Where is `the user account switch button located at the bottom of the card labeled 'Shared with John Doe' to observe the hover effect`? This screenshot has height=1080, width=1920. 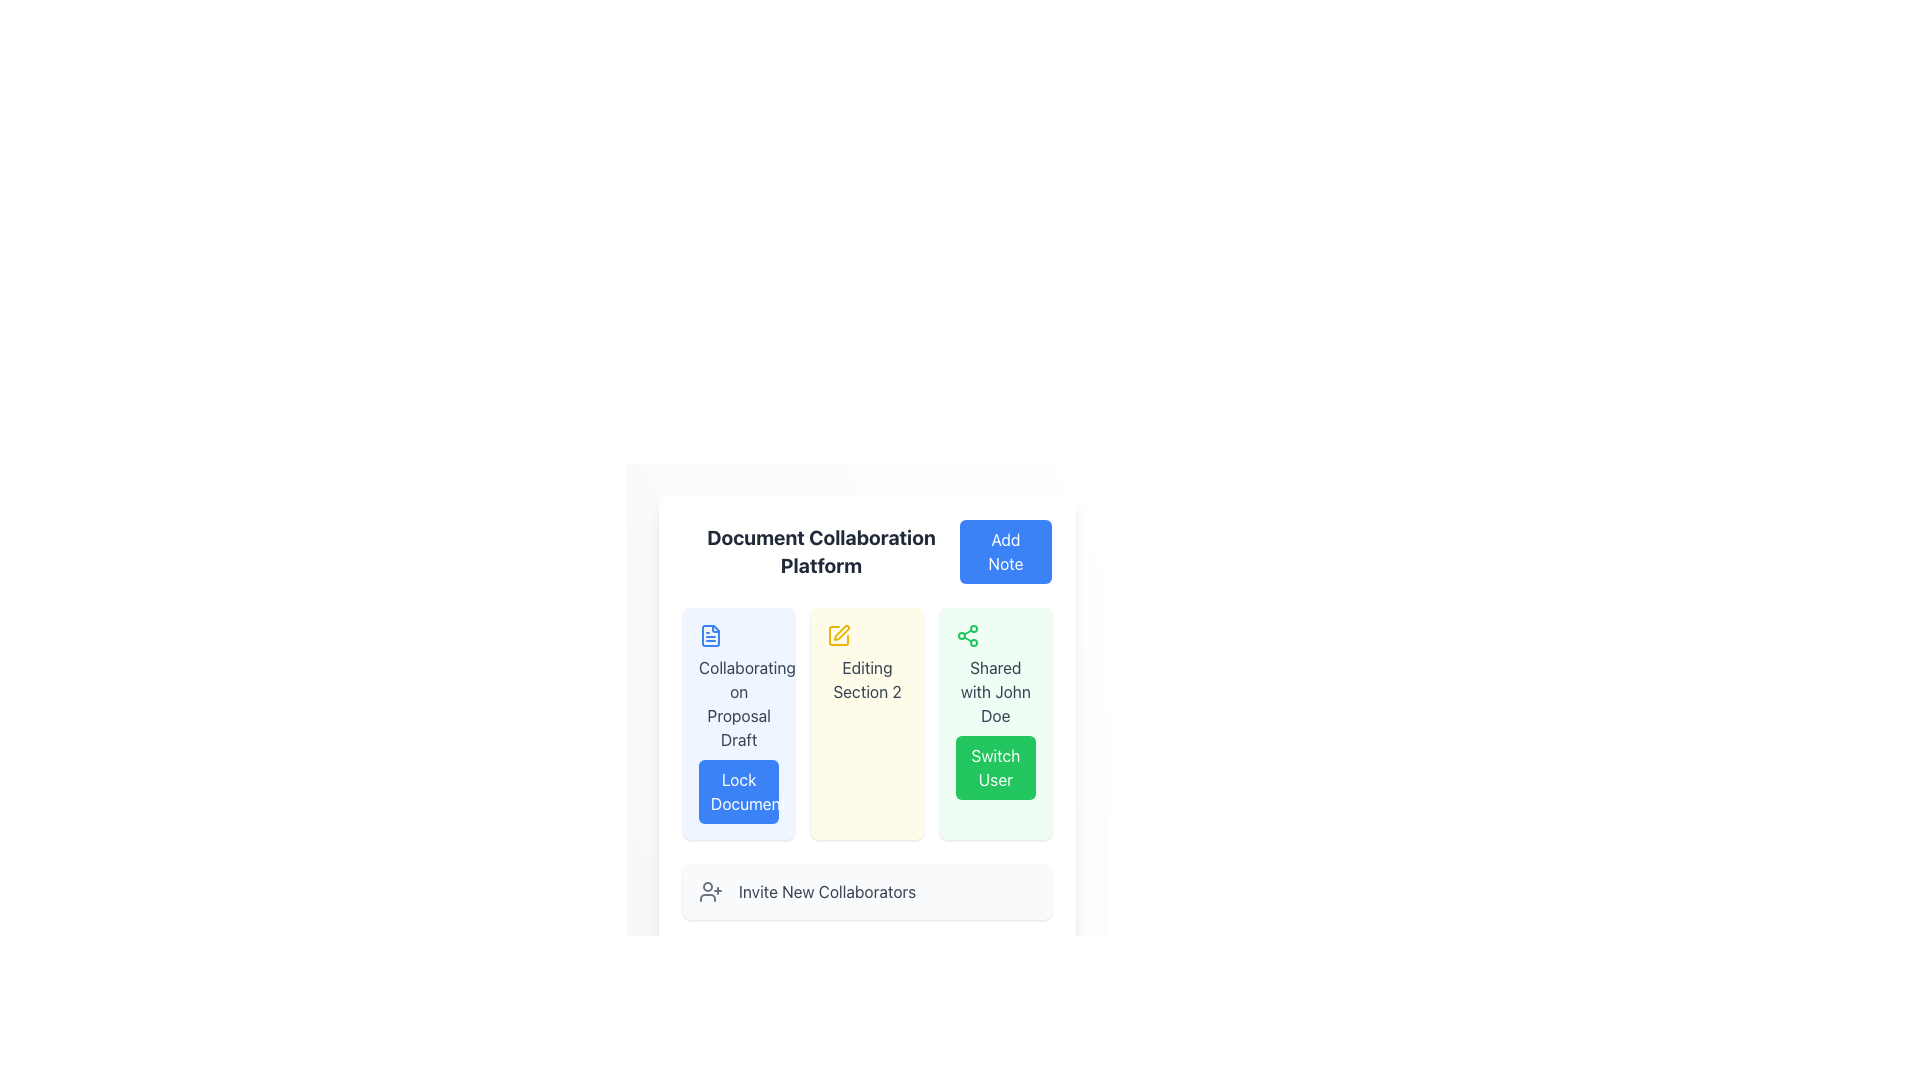
the user account switch button located at the bottom of the card labeled 'Shared with John Doe' to observe the hover effect is located at coordinates (995, 766).